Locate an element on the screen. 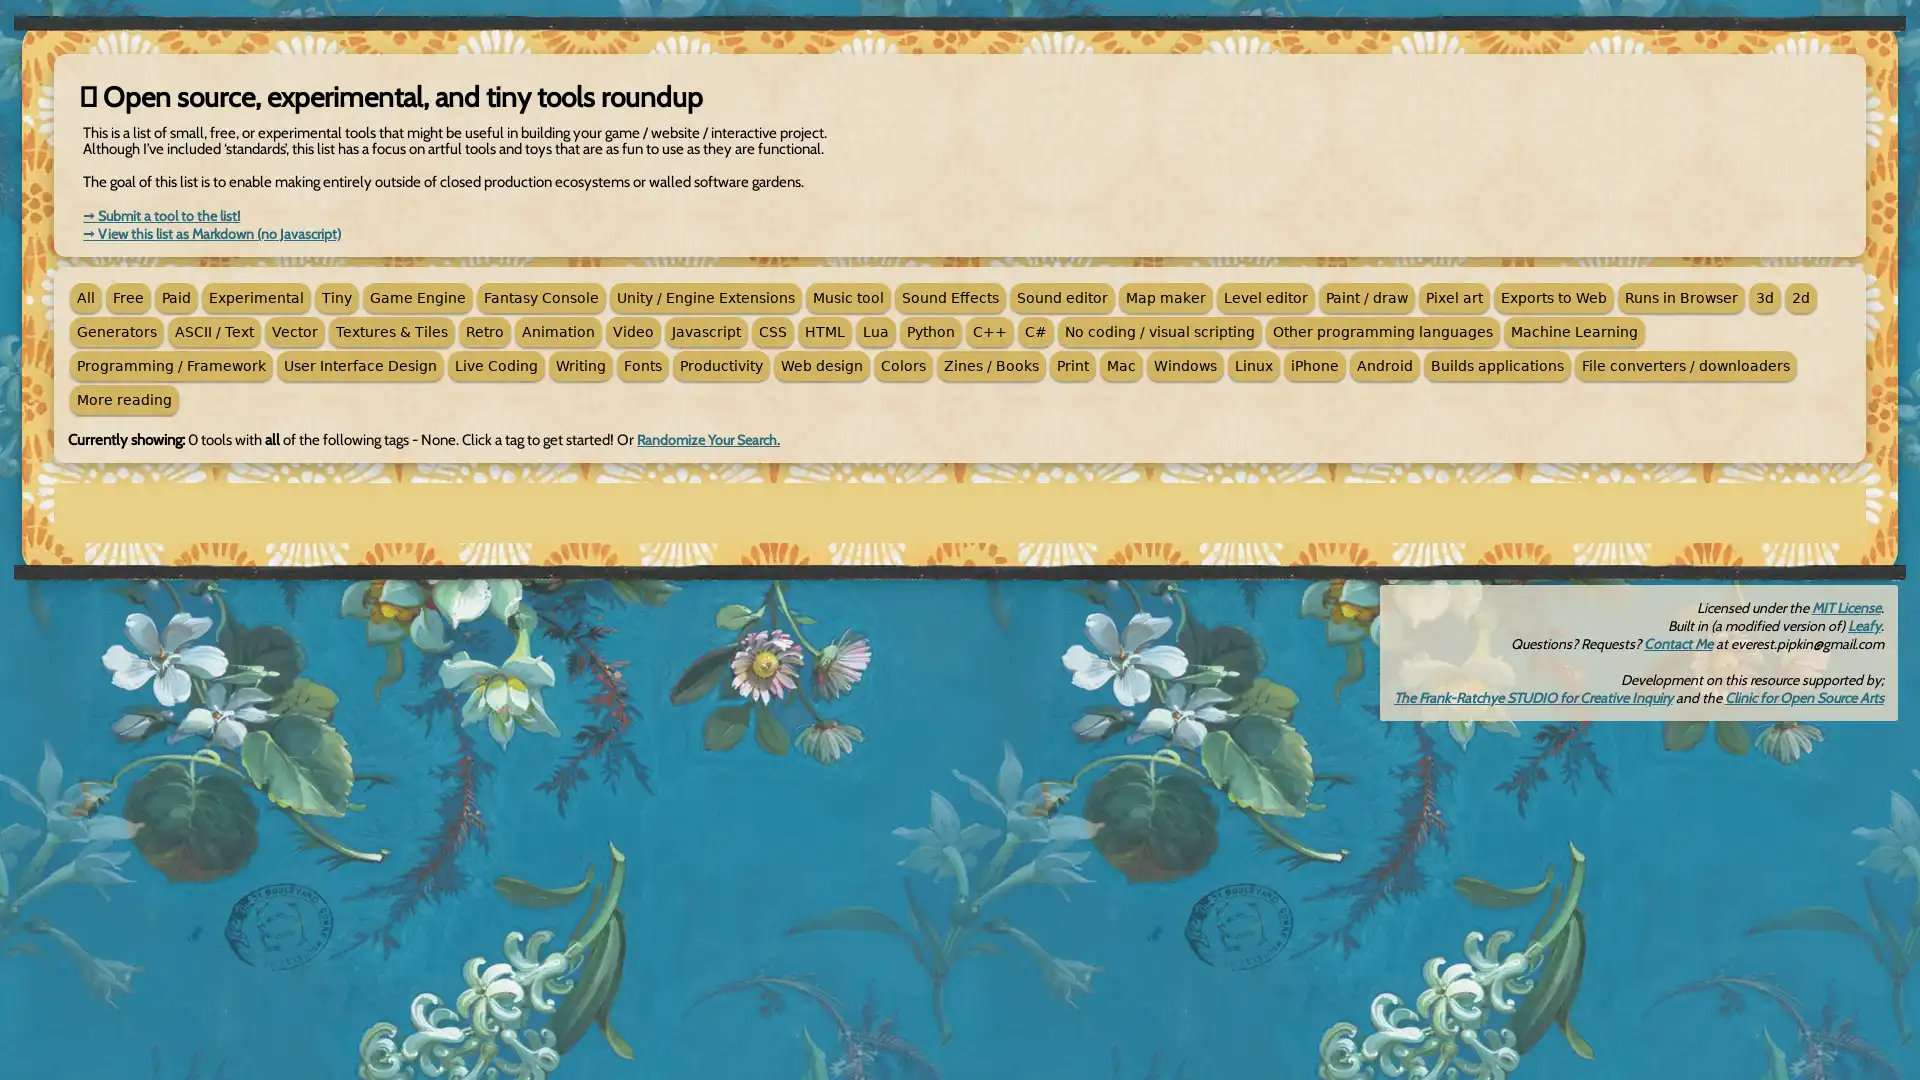 This screenshot has width=1920, height=1080. Game Engine is located at coordinates (416, 297).